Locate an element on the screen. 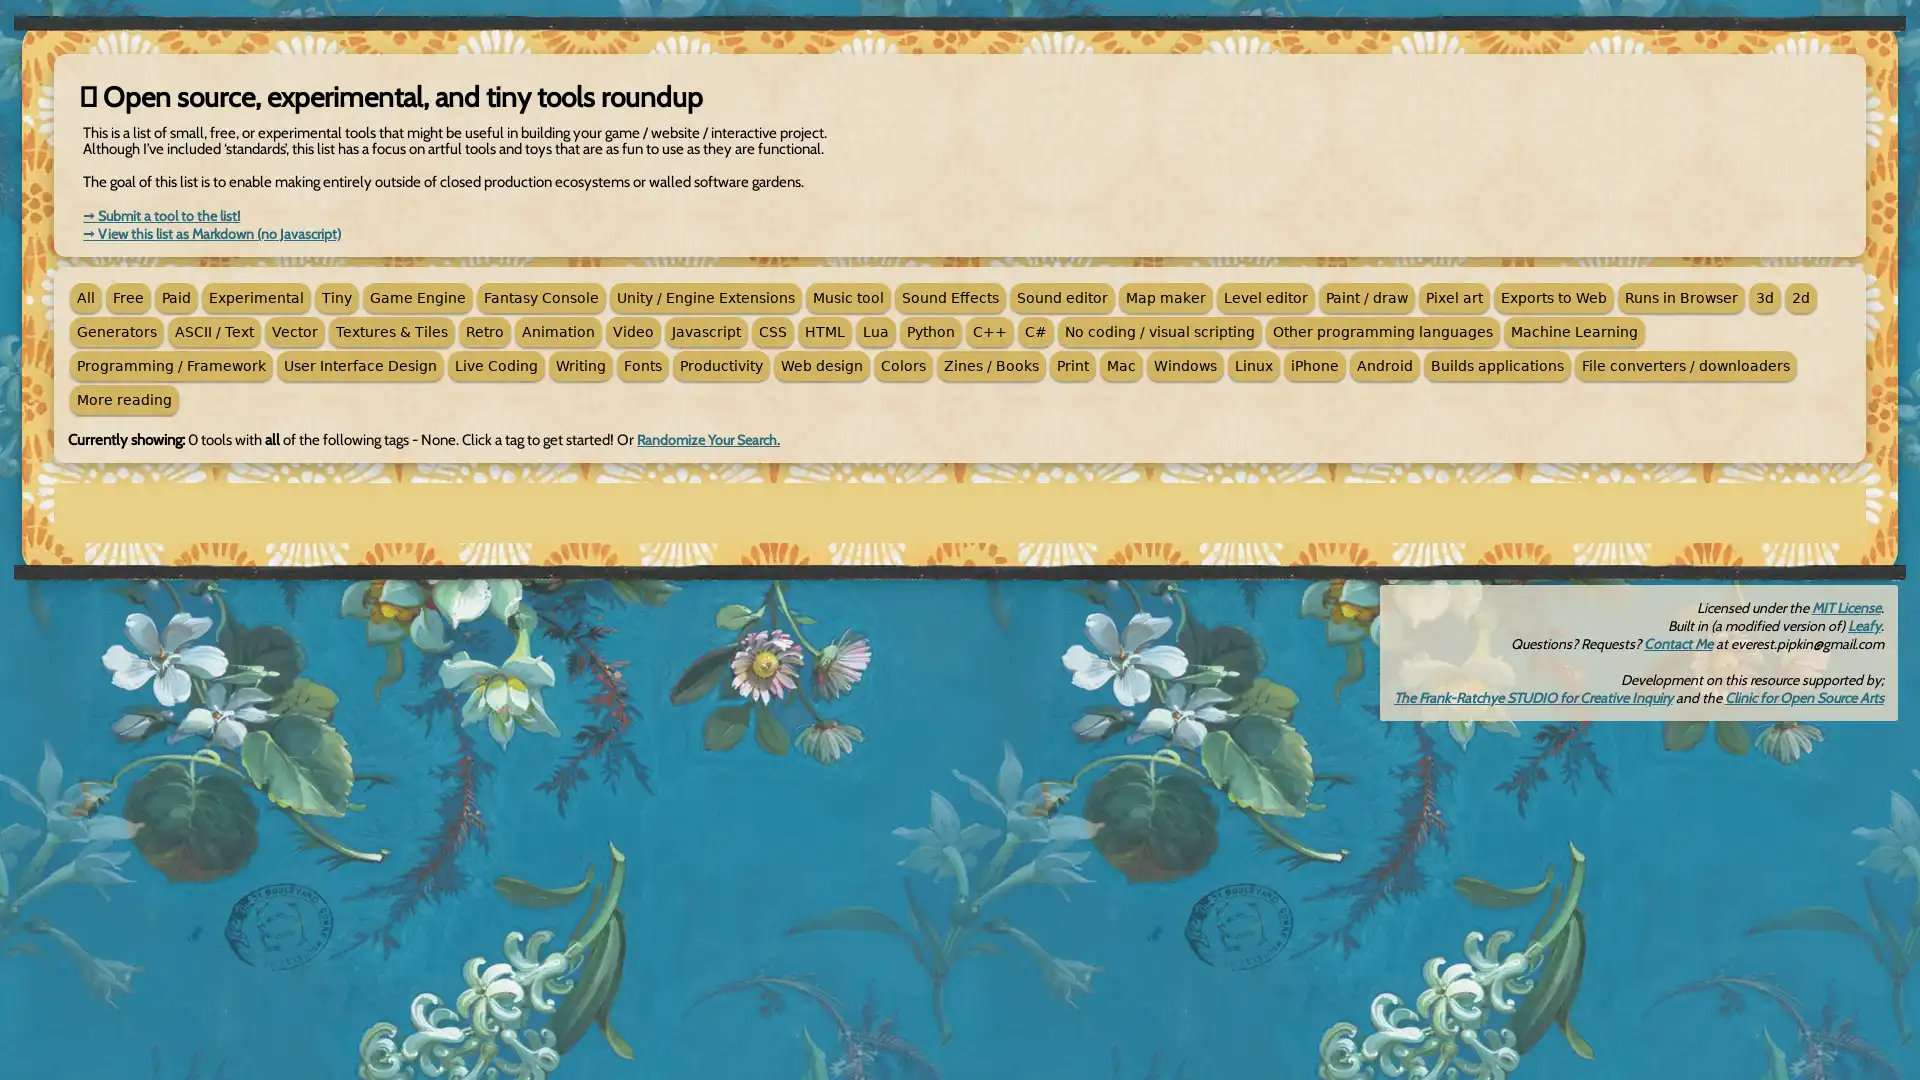 This screenshot has width=1920, height=1080. Game Engine is located at coordinates (416, 297).